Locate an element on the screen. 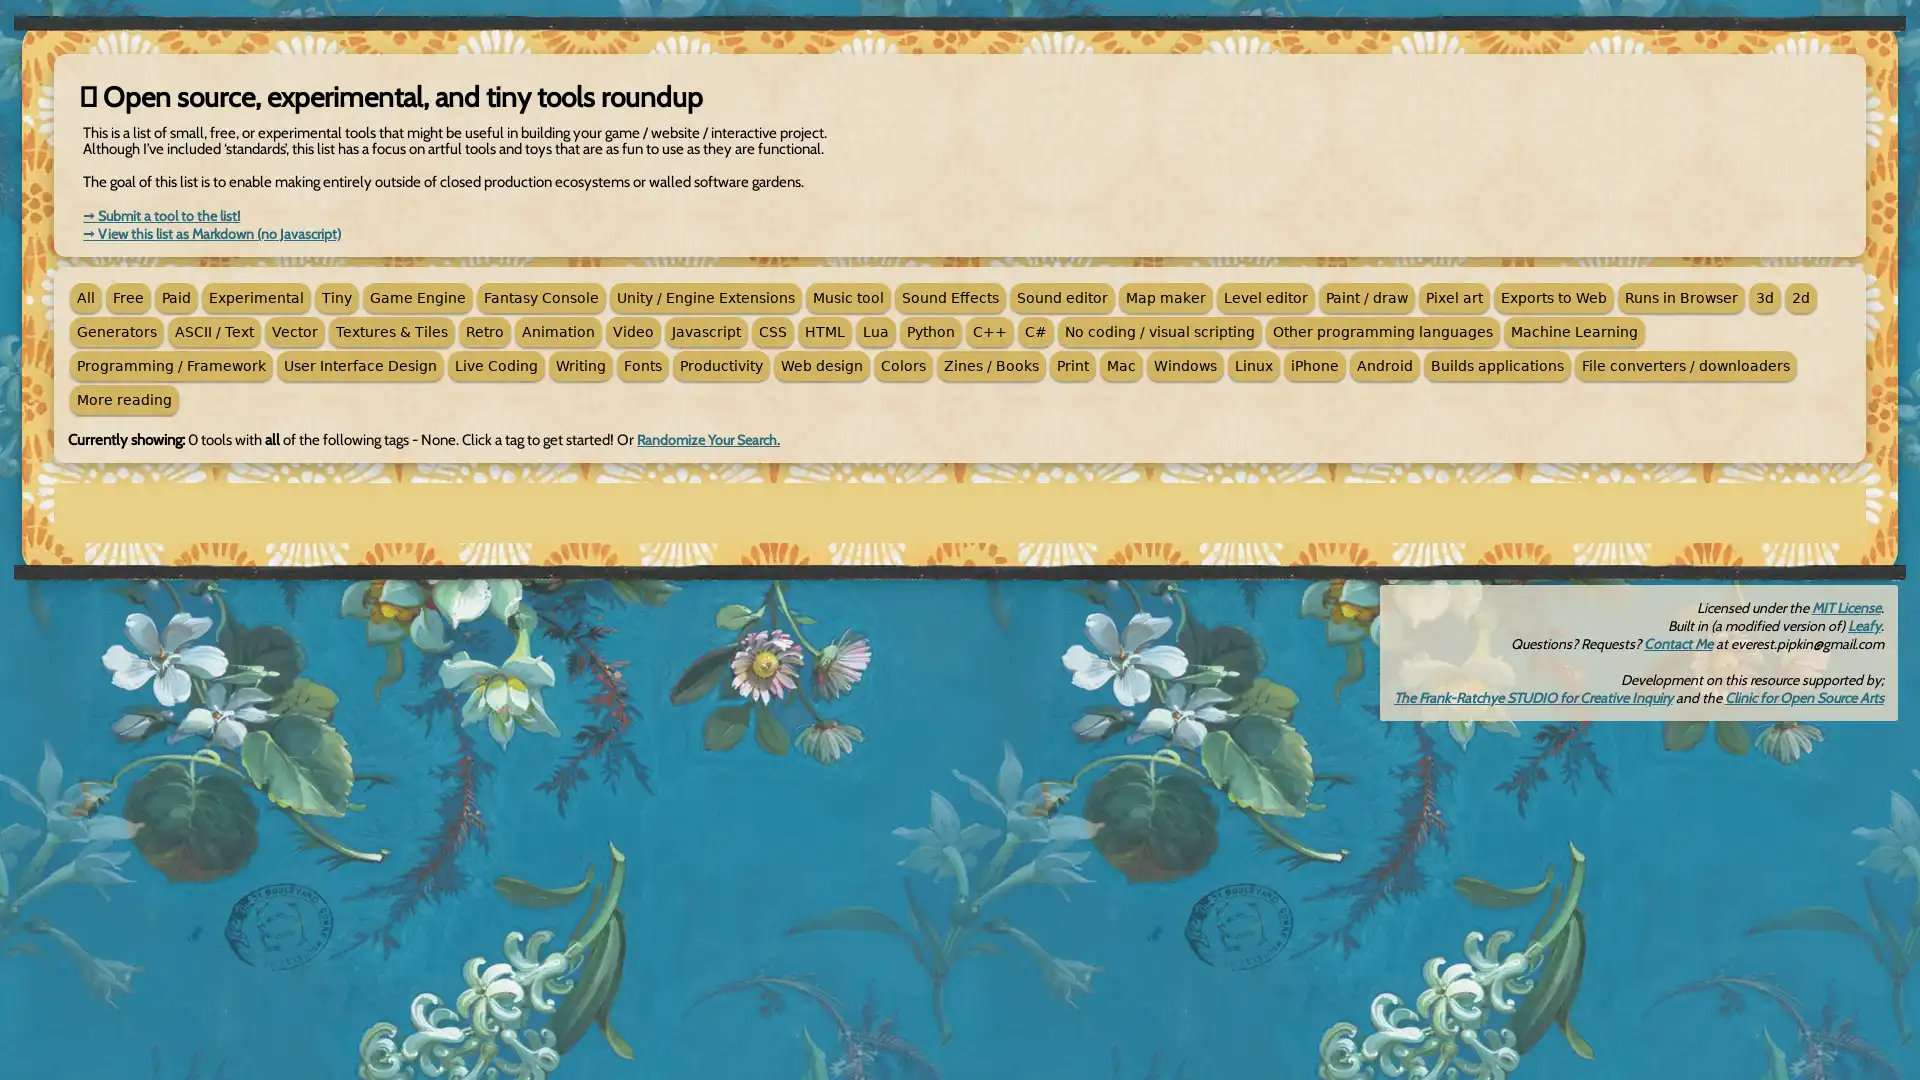 This screenshot has width=1920, height=1080. Game Engine is located at coordinates (416, 297).